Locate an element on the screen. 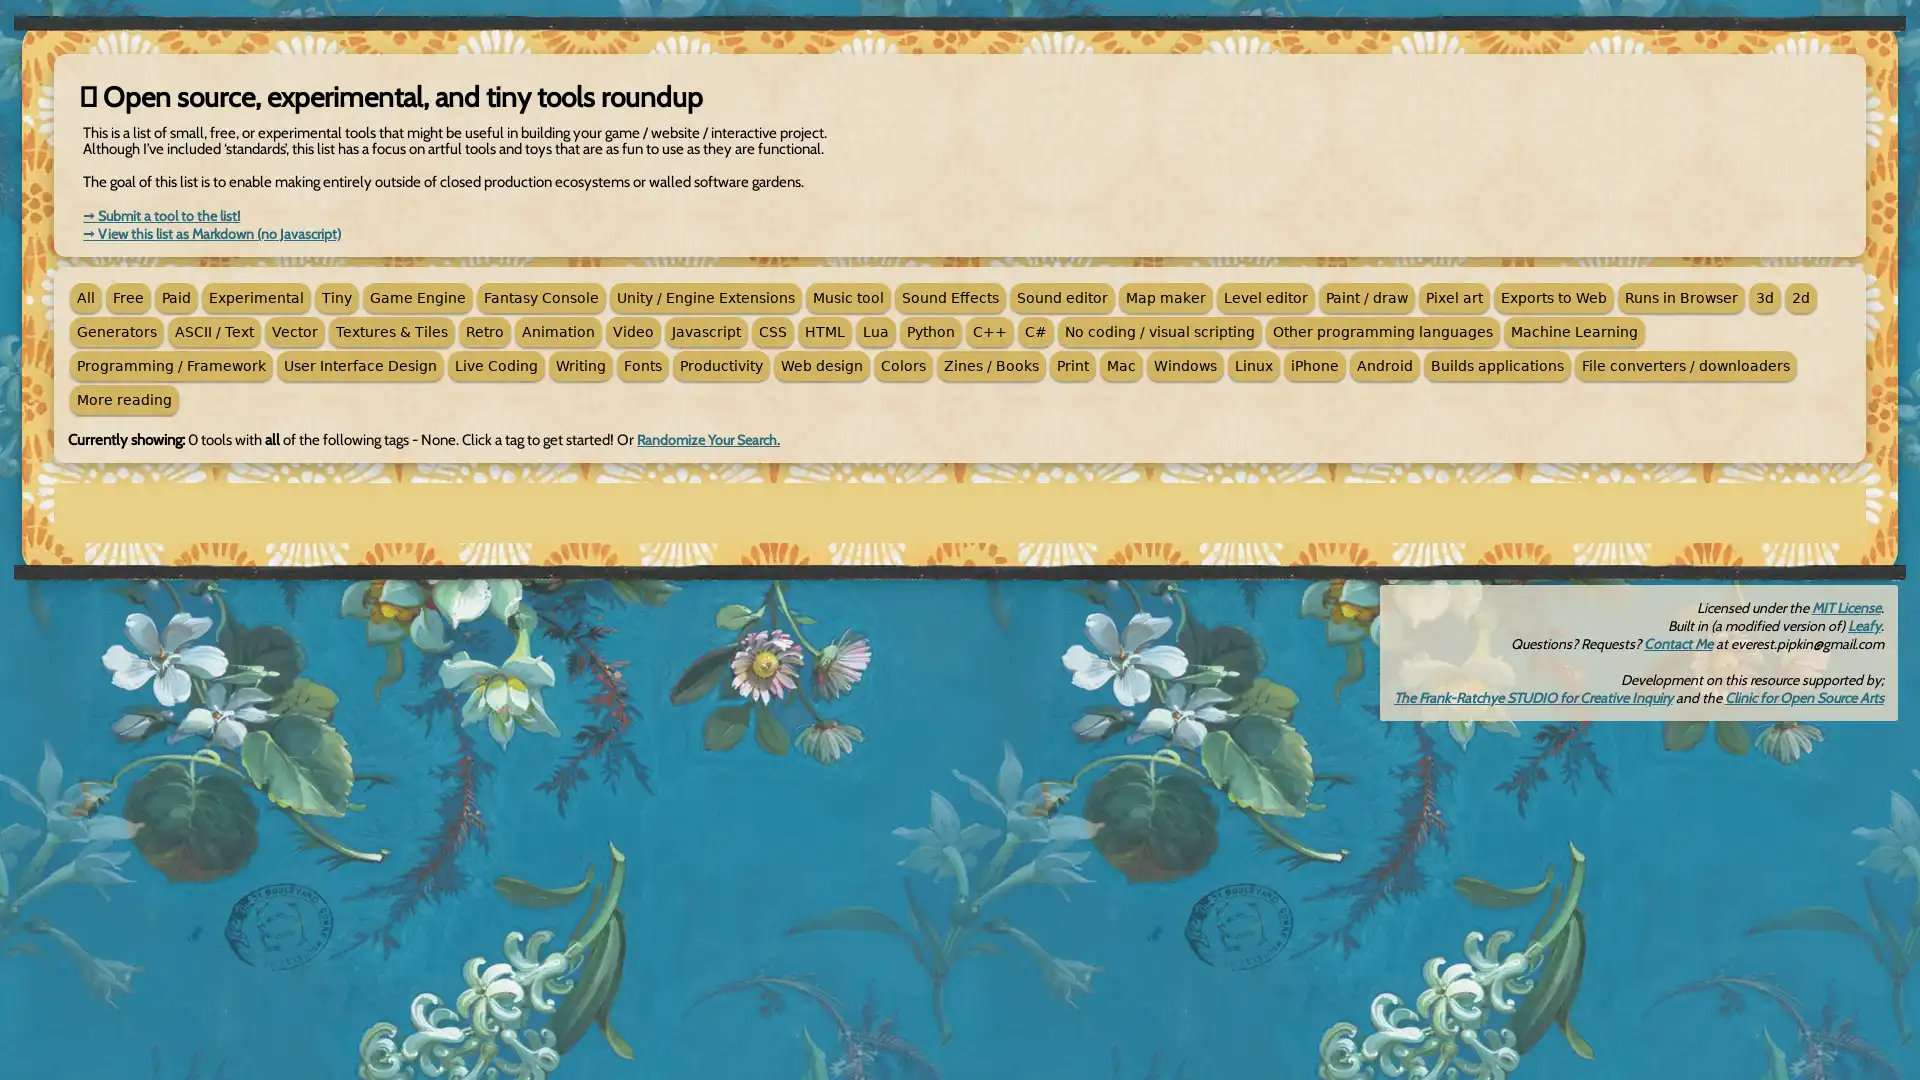 This screenshot has width=1920, height=1080. Game Engine is located at coordinates (416, 297).